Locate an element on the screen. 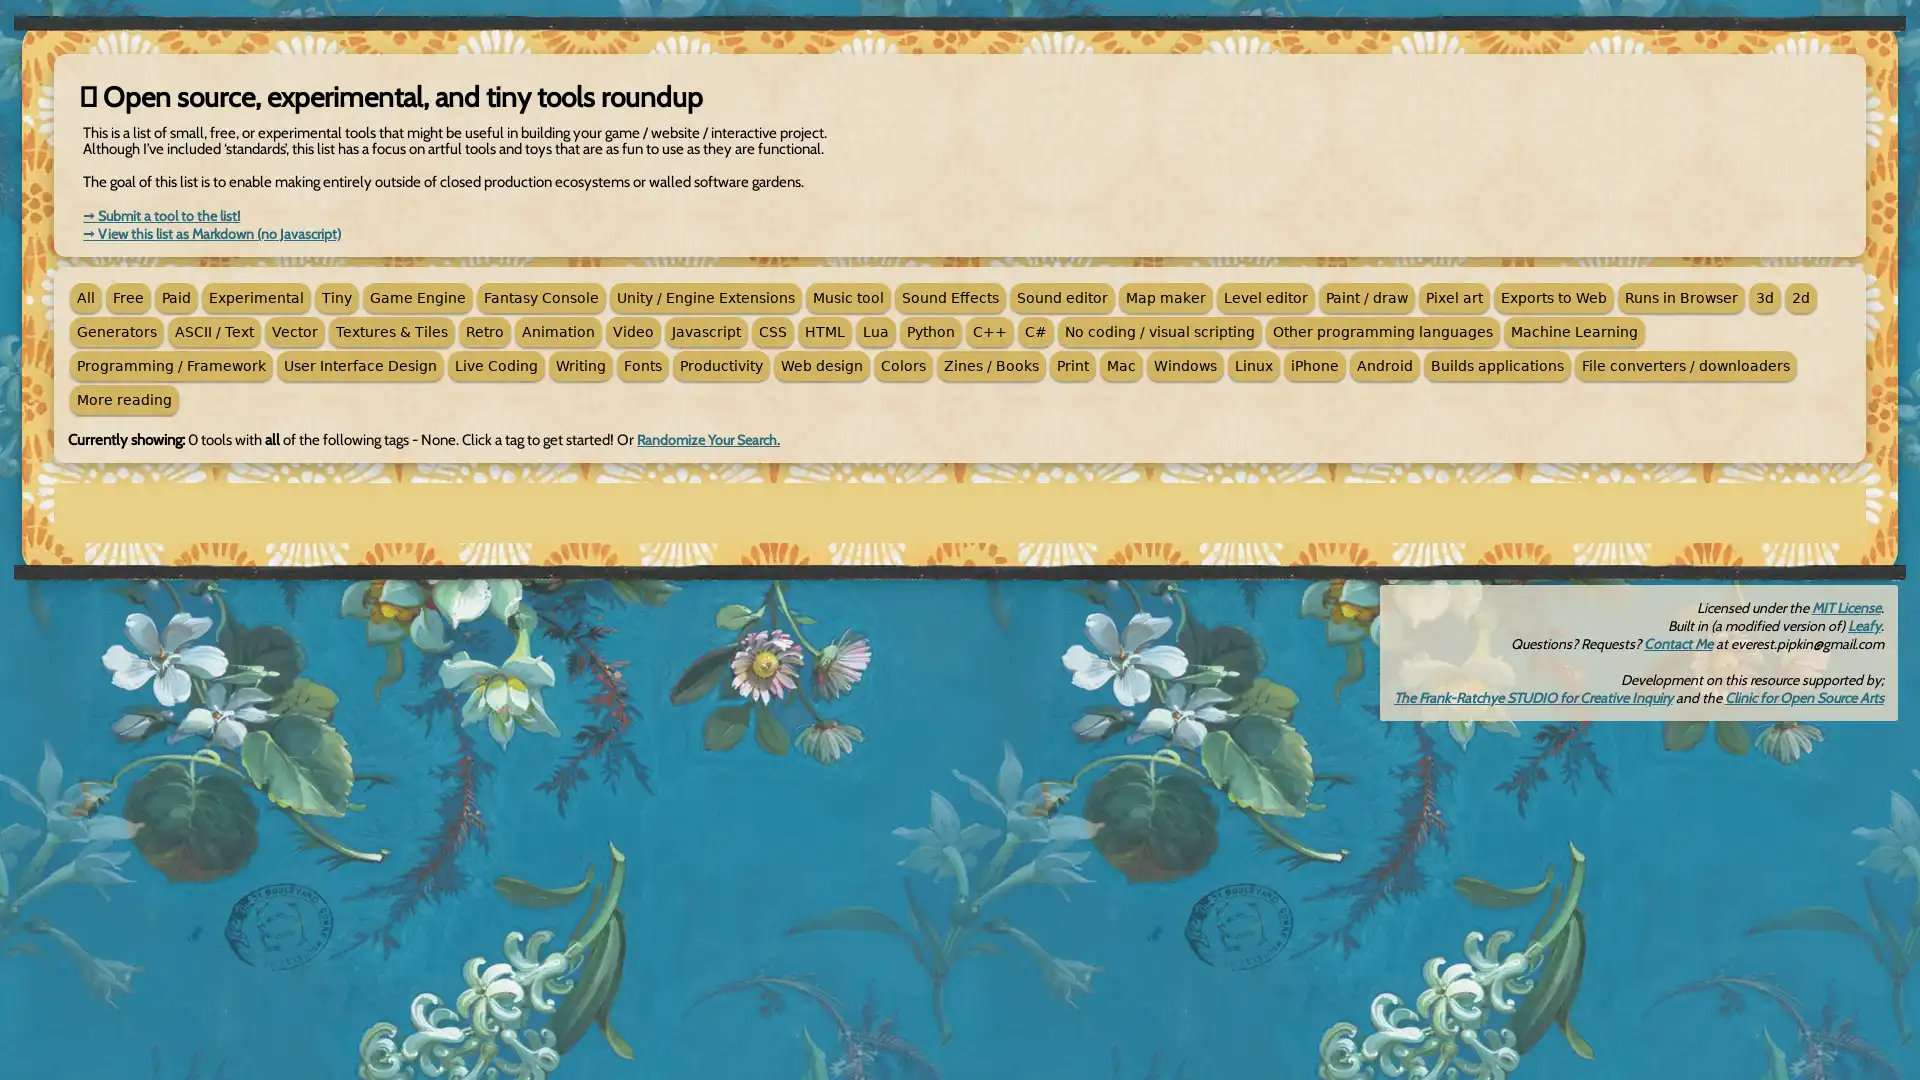 This screenshot has width=1920, height=1080. Game Engine is located at coordinates (416, 297).